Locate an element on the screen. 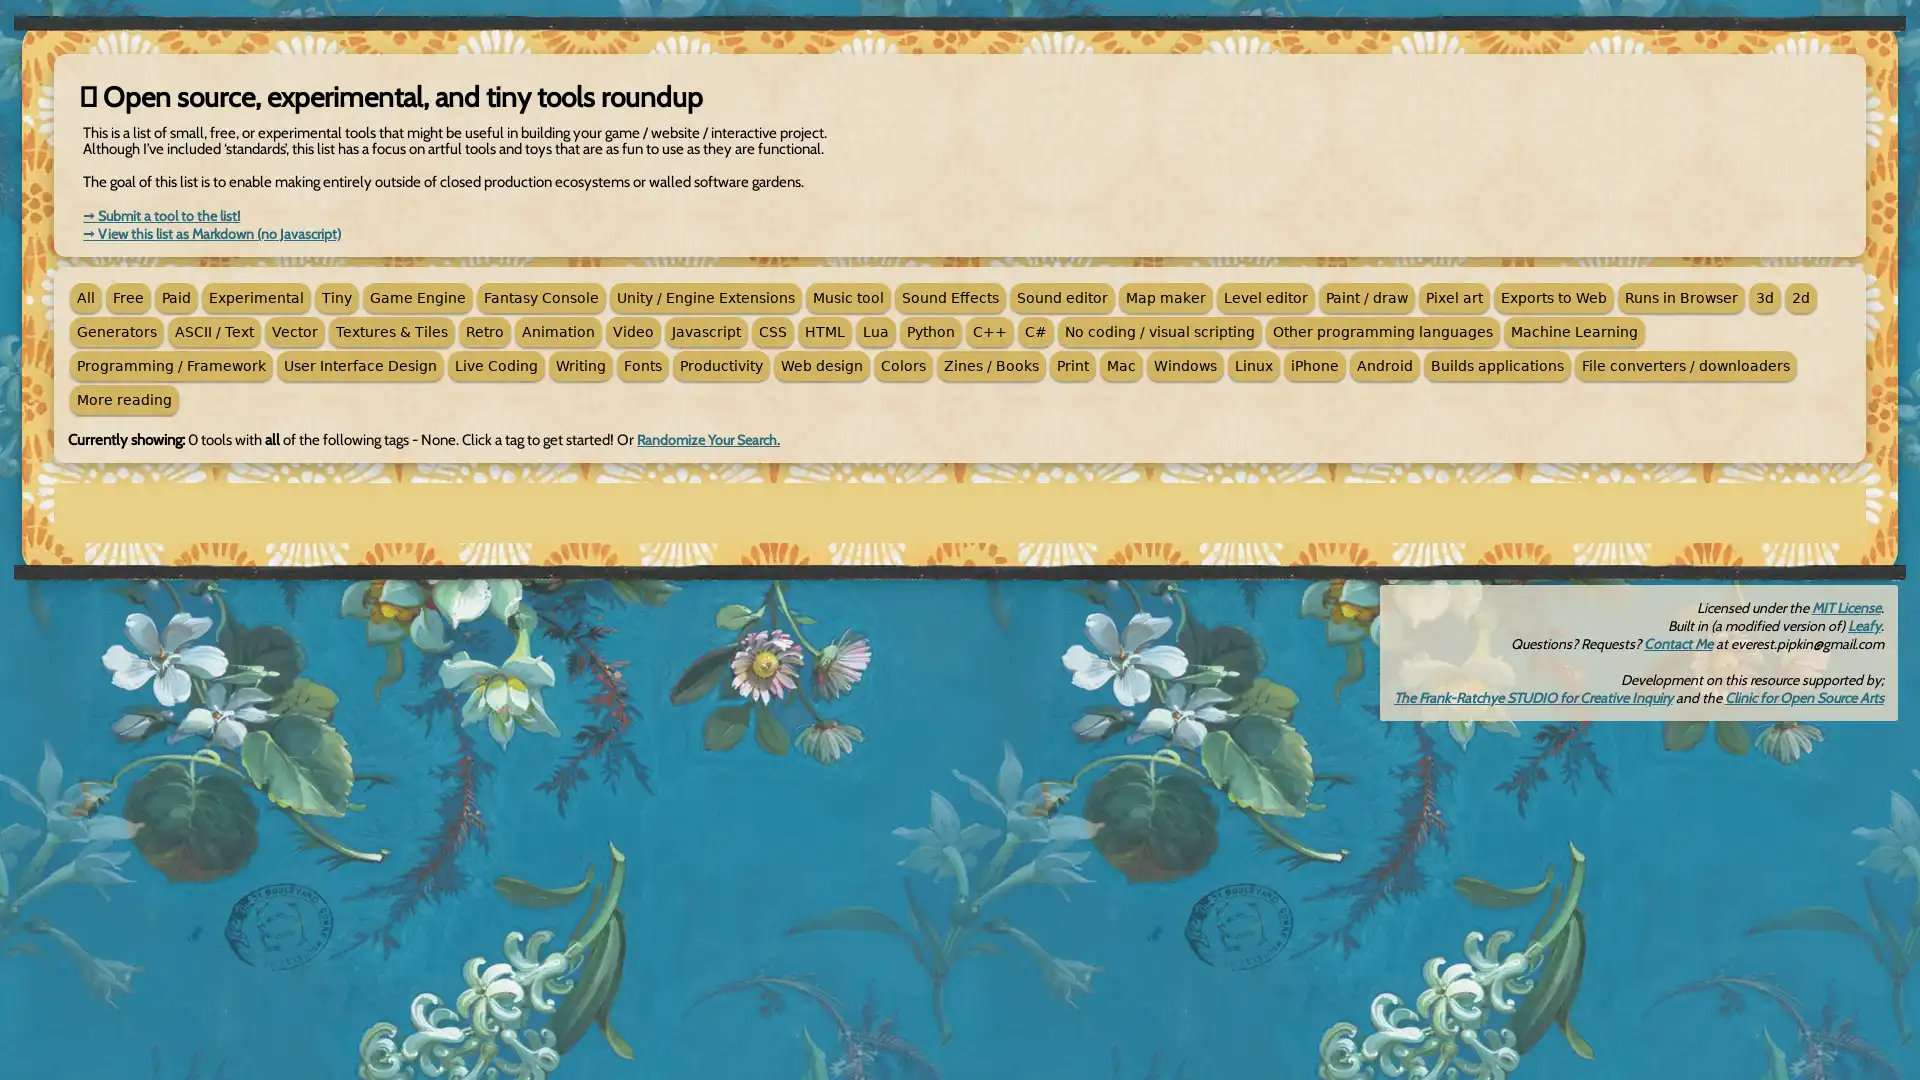 This screenshot has width=1920, height=1080. Game Engine is located at coordinates (416, 297).